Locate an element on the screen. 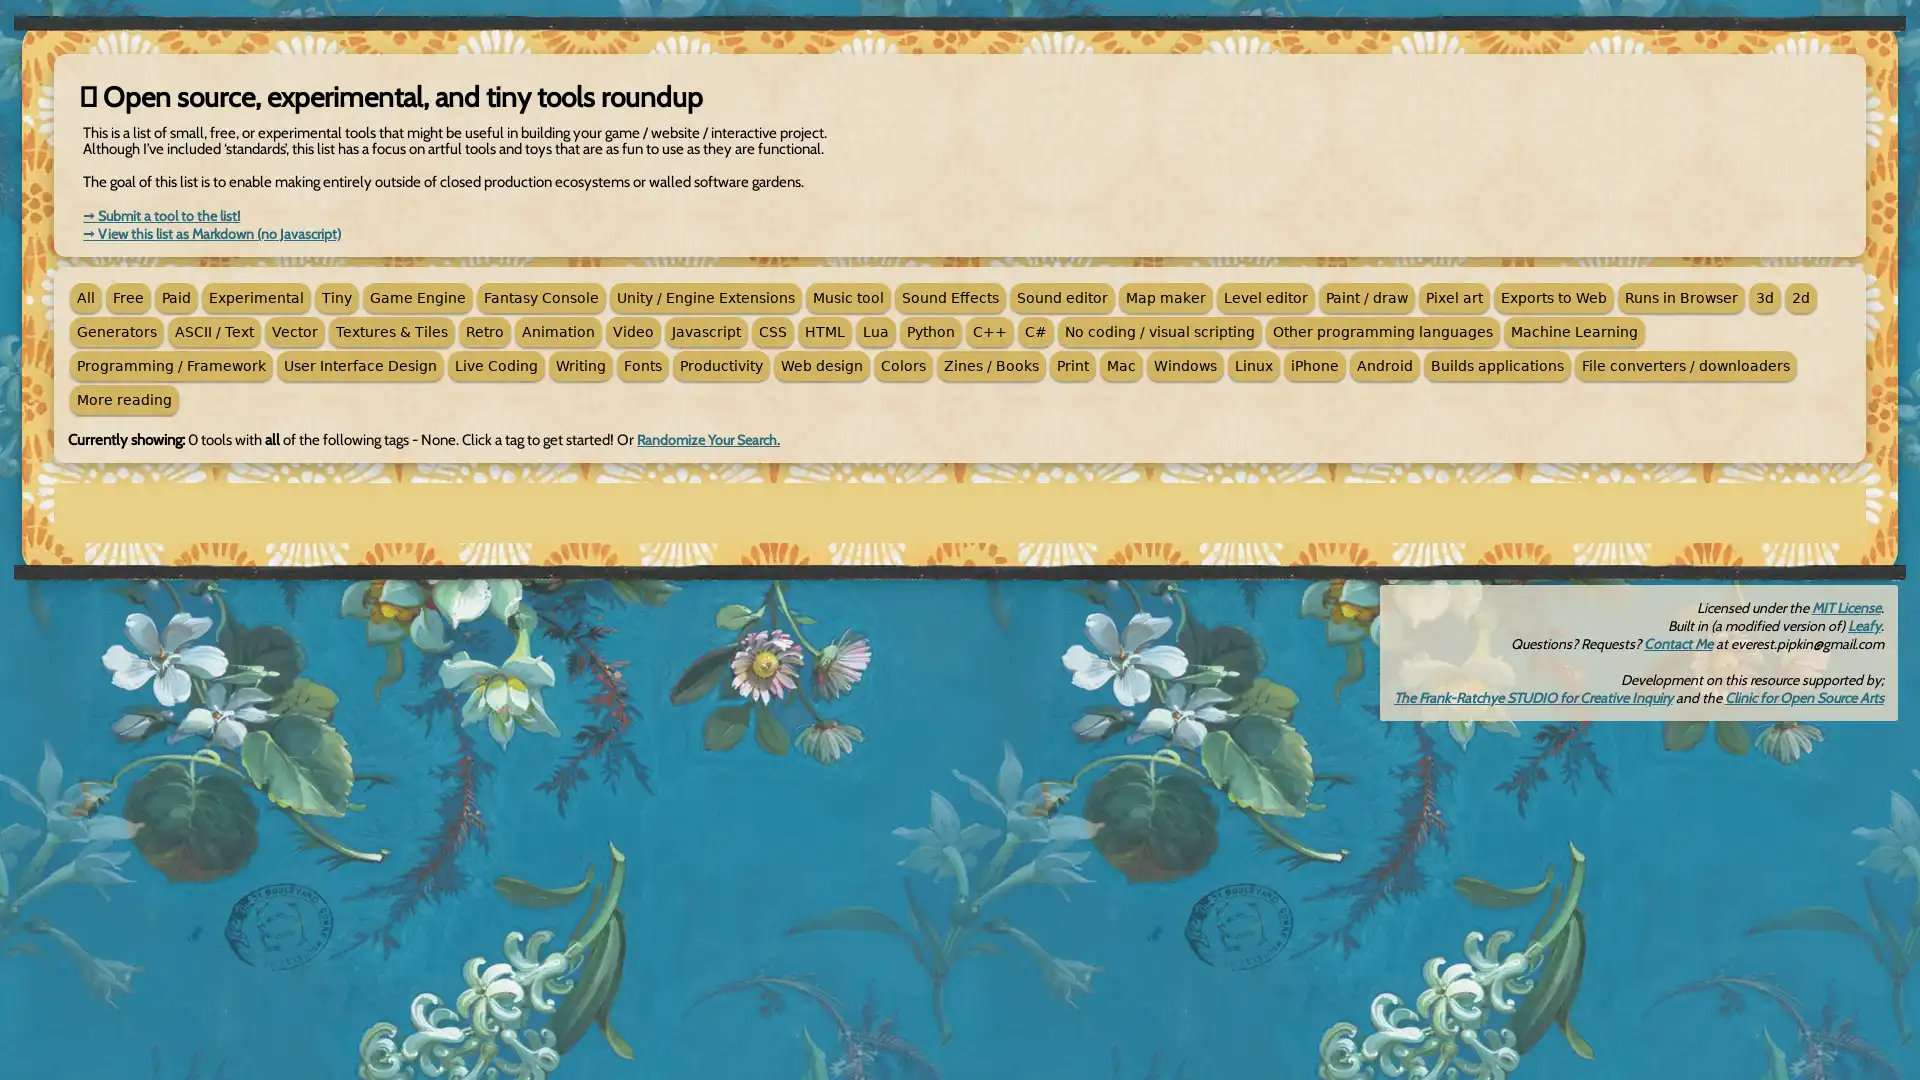 This screenshot has width=1920, height=1080. Game Engine is located at coordinates (416, 297).